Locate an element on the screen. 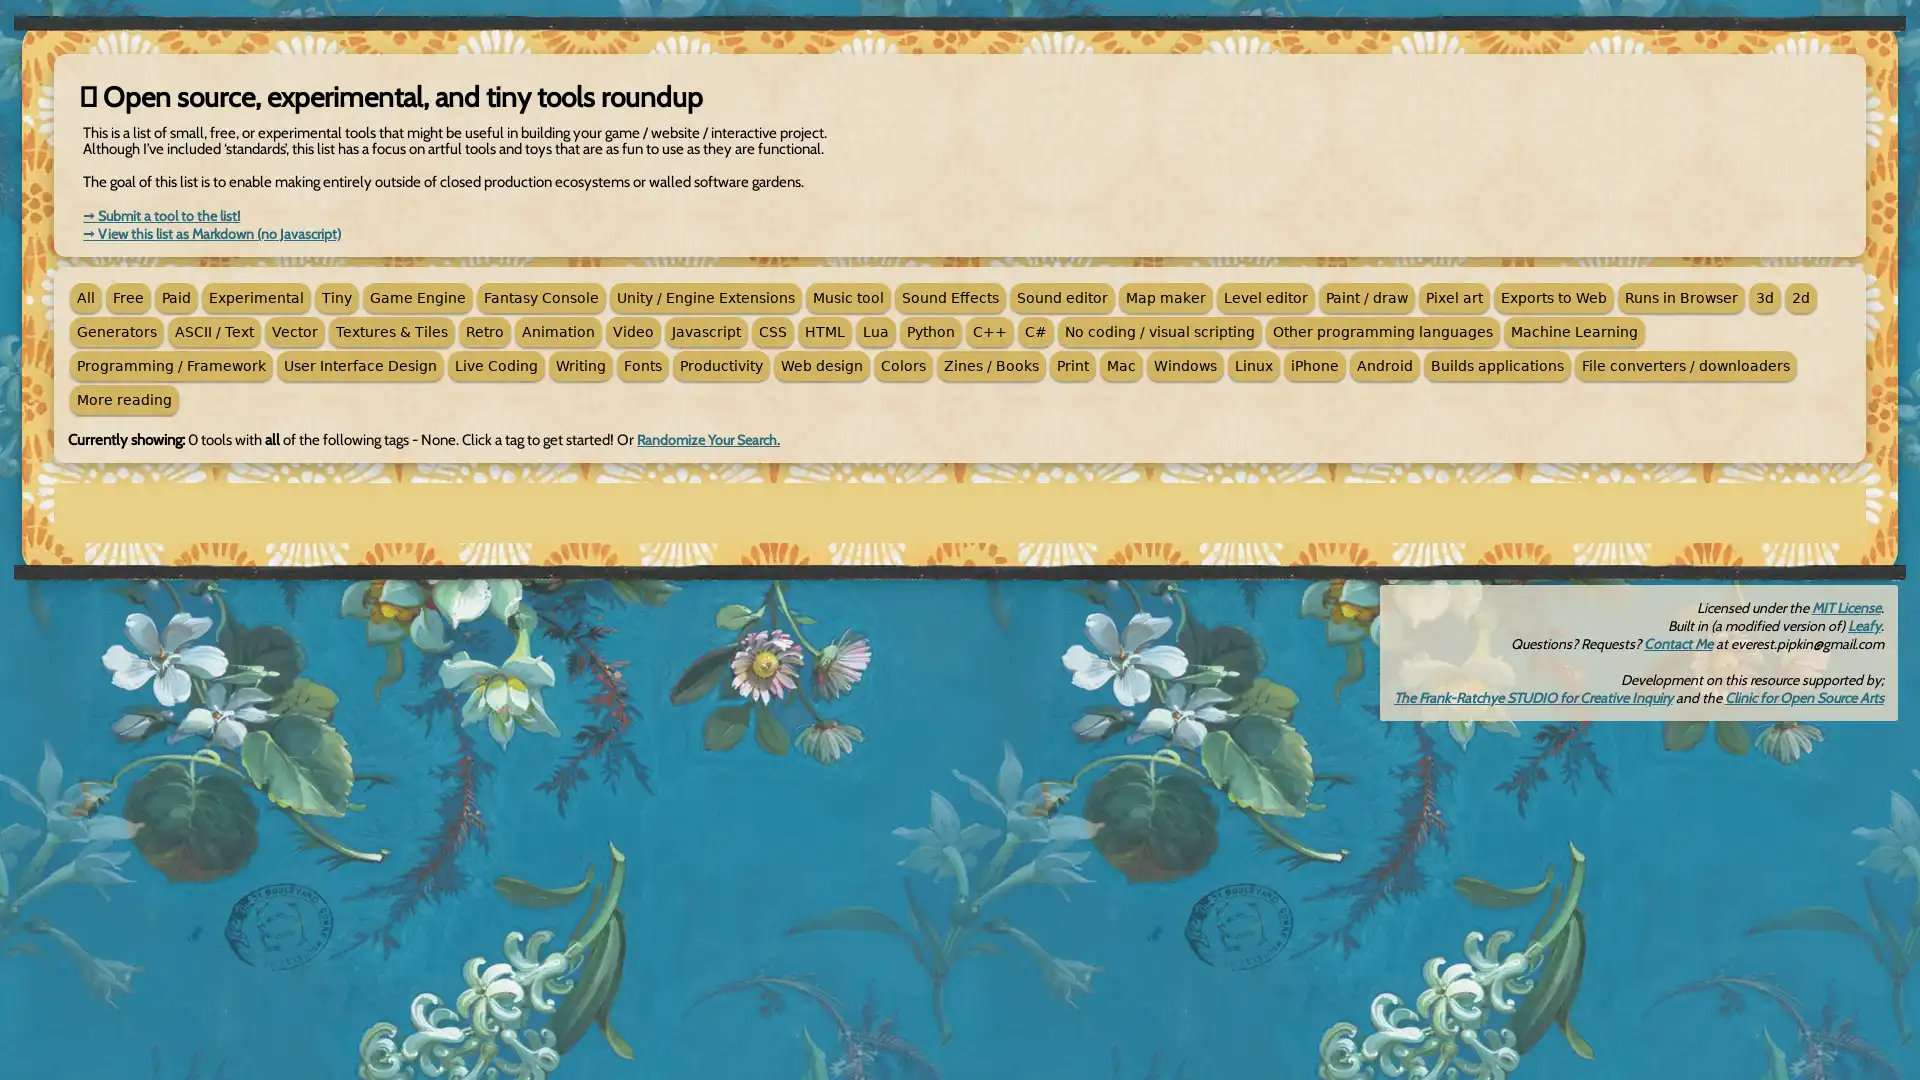 This screenshot has width=1920, height=1080. Game Engine is located at coordinates (416, 297).